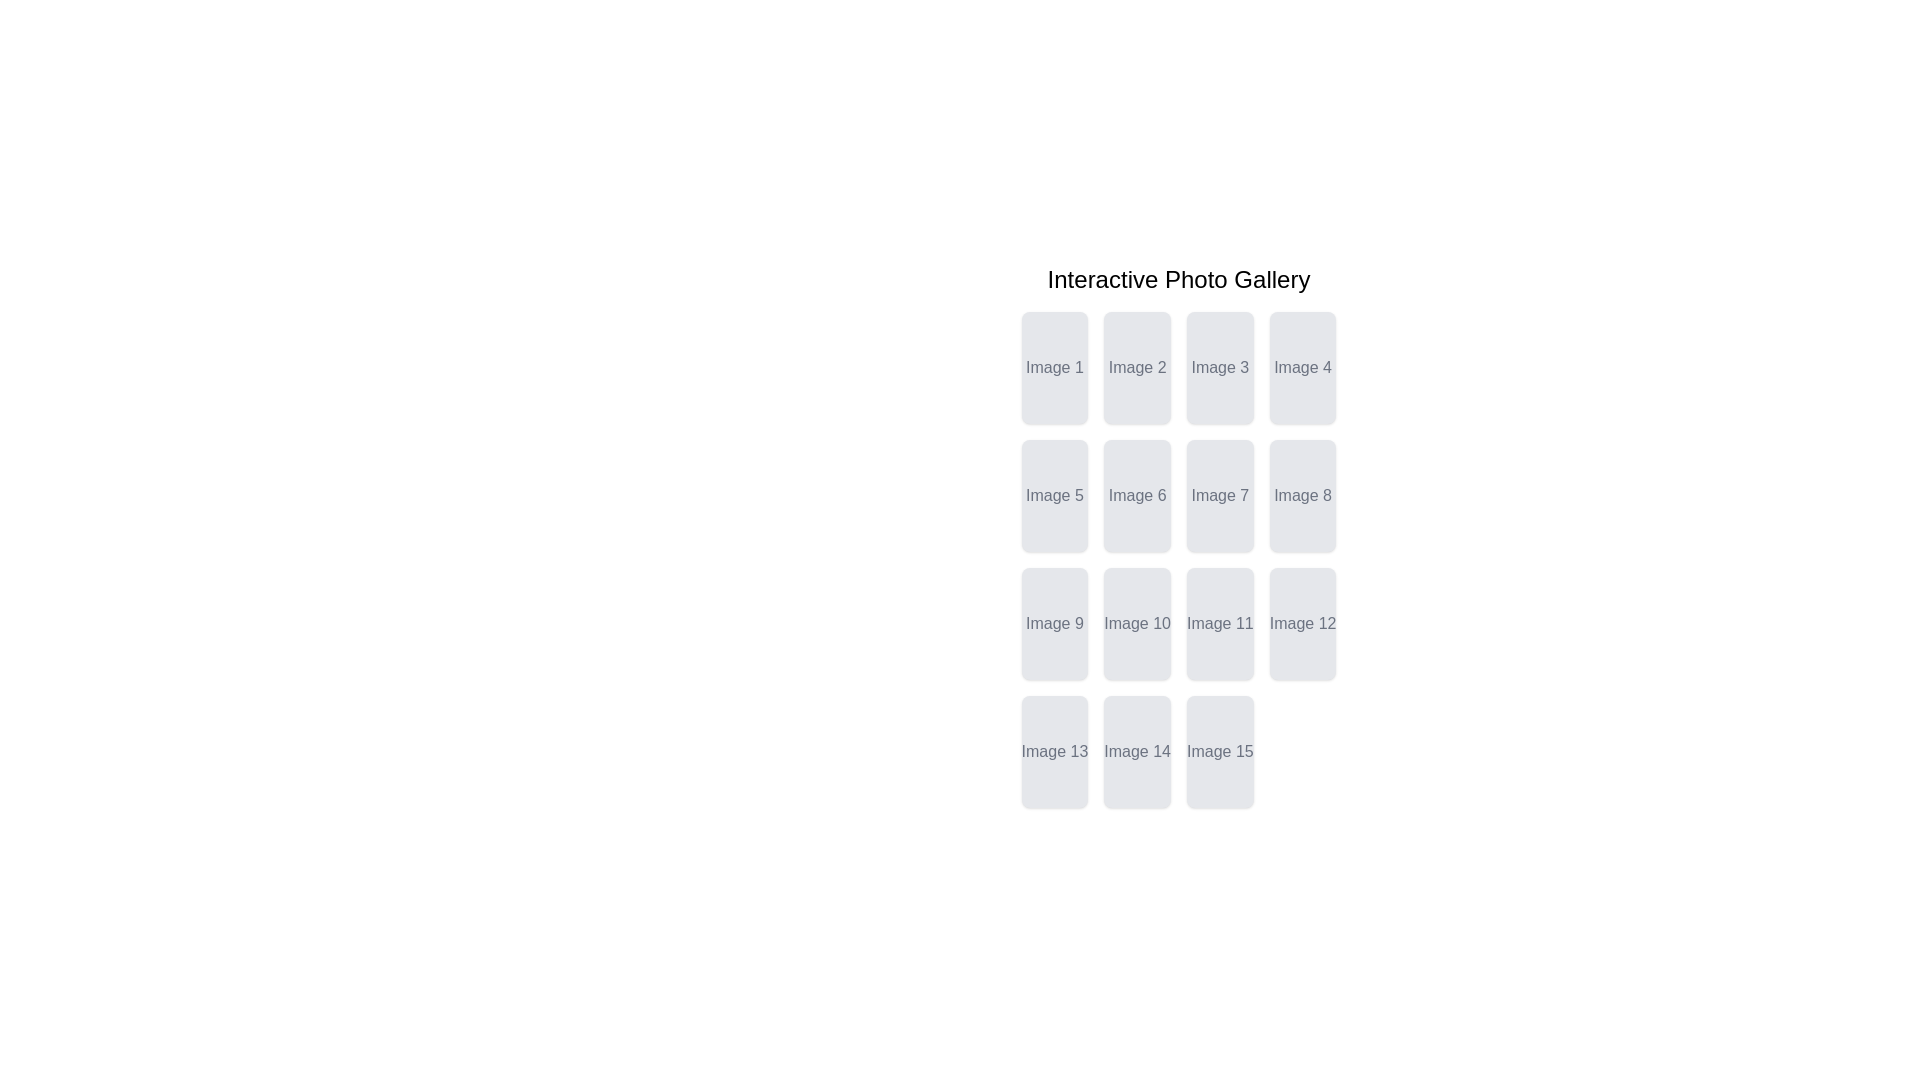 The height and width of the screenshot is (1080, 1920). Describe the element at coordinates (1137, 367) in the screenshot. I see `the card element displaying the label 'Image 2' in the grid layout, which is located in the first row and second column, adjacent to 'Image 1' and 'Image 3'` at that location.